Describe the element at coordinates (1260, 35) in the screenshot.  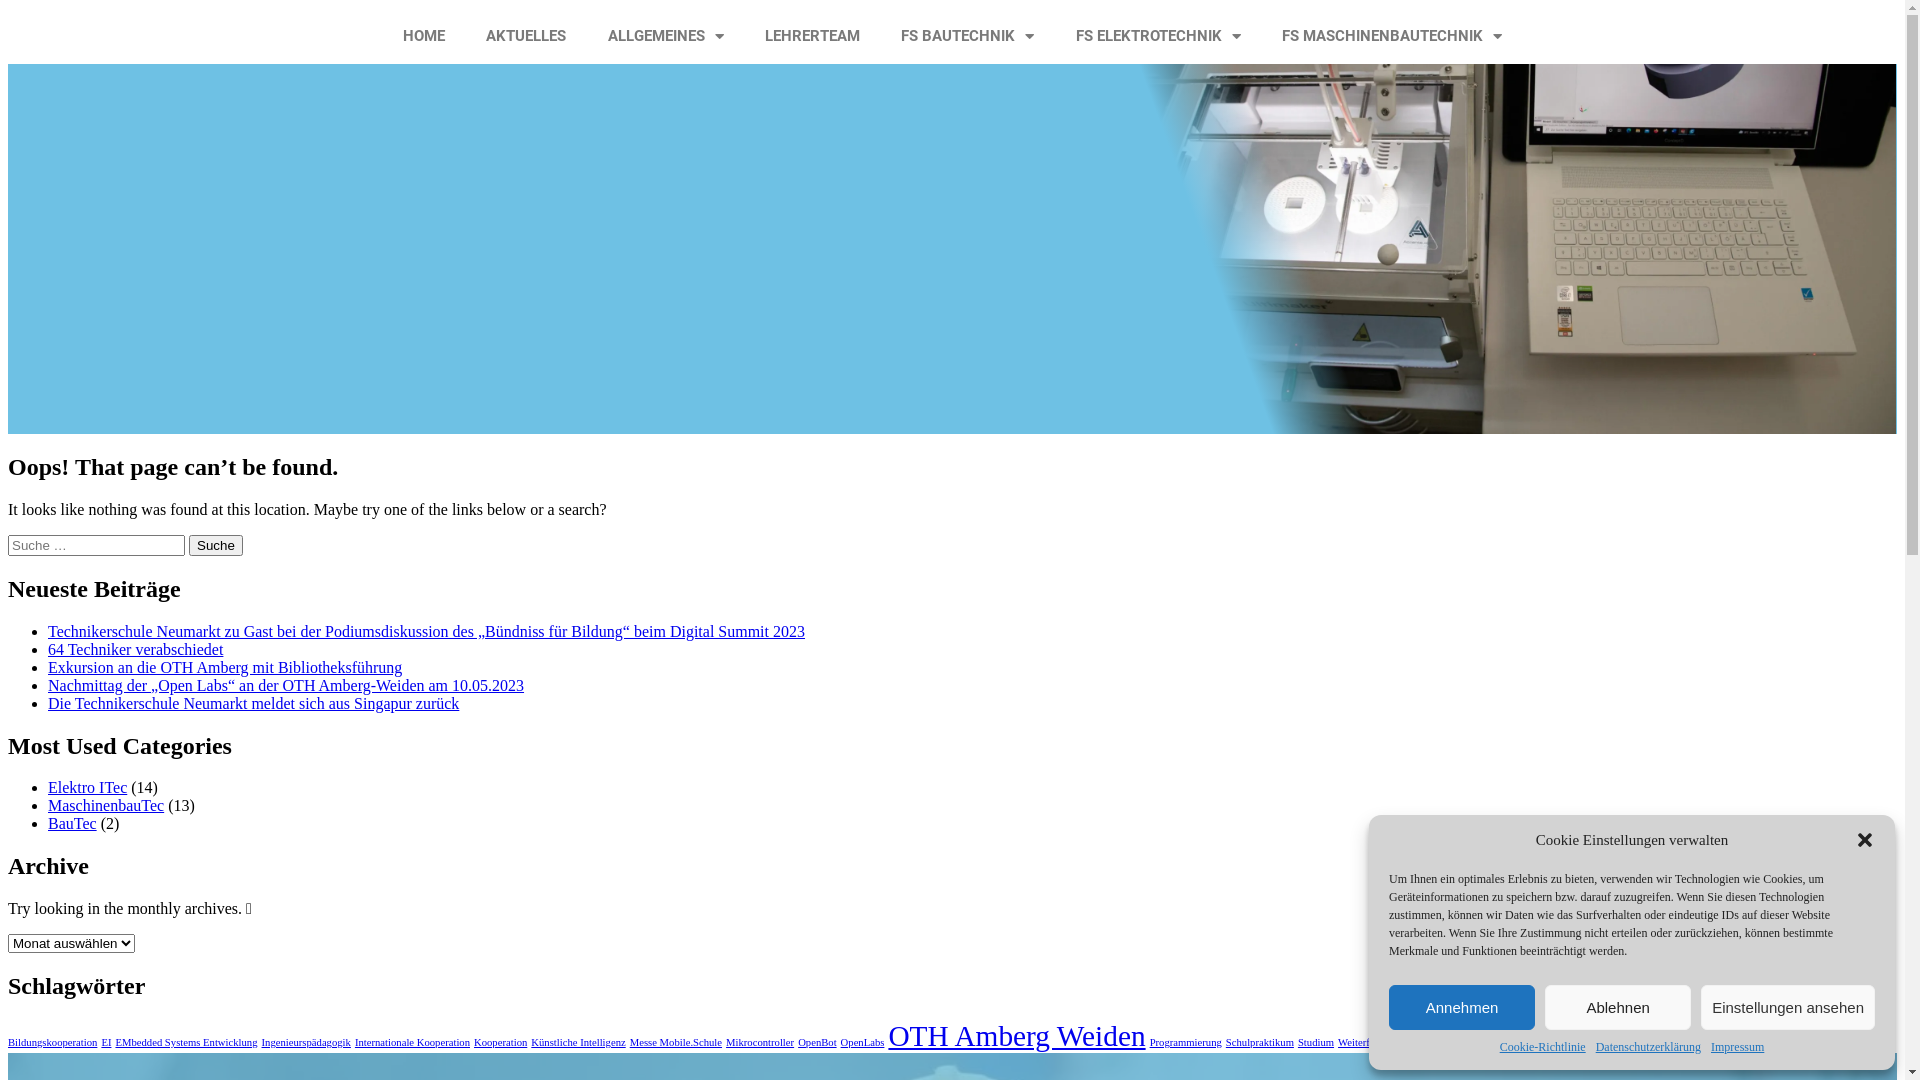
I see `'FS MASCHINENBAUTECHNIK'` at that location.